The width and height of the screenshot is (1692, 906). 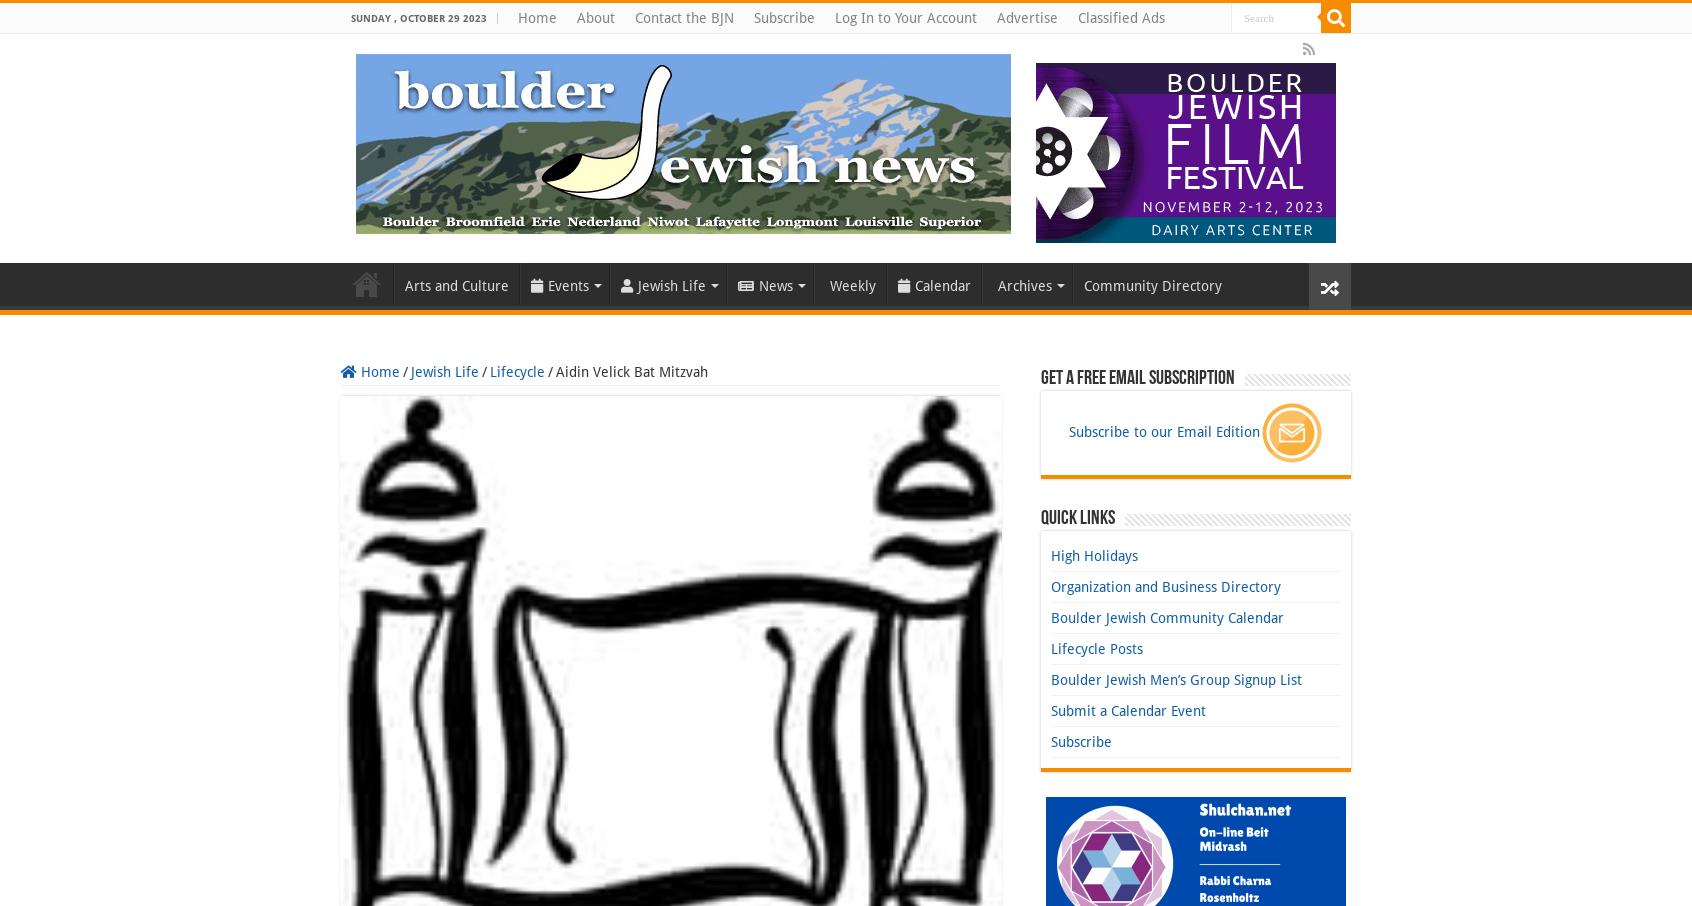 I want to click on 'Subscribe', so click(x=1081, y=741).